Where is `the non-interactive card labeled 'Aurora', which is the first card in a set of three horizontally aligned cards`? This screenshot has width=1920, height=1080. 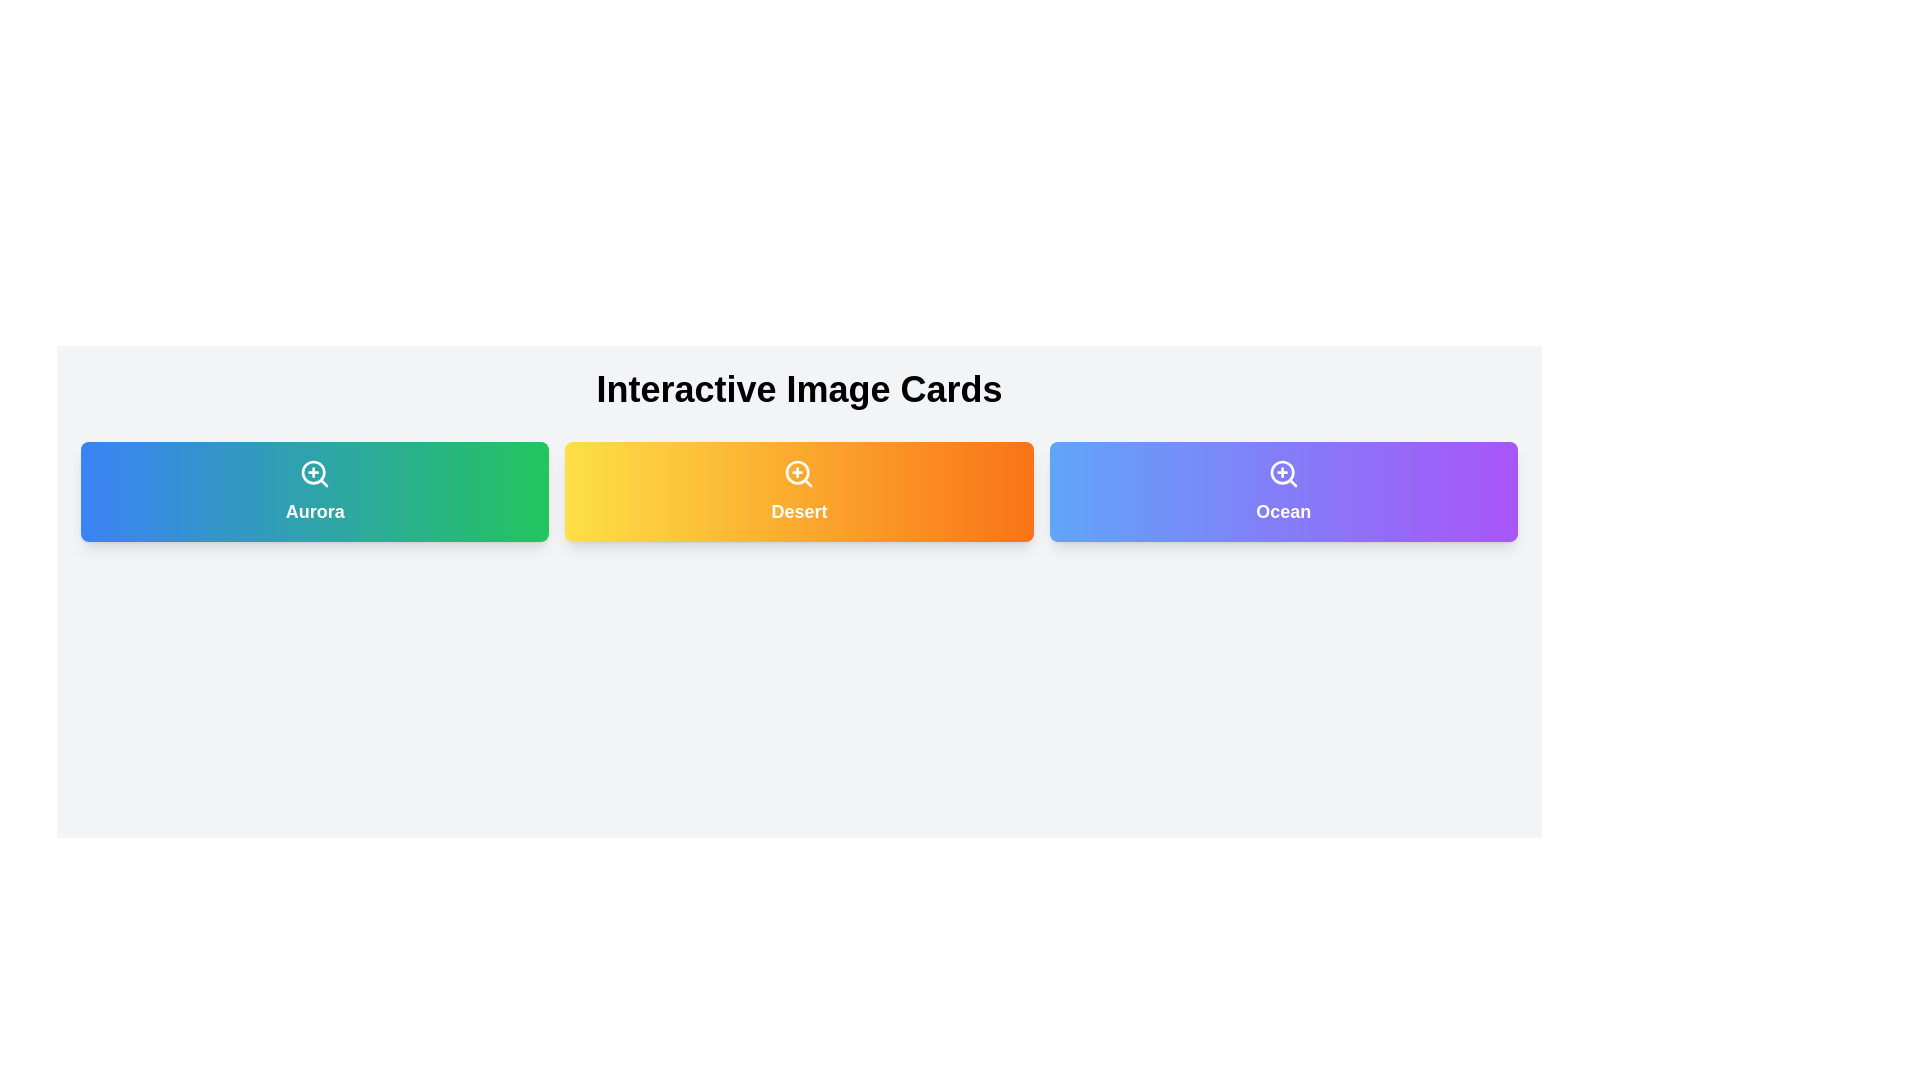 the non-interactive card labeled 'Aurora', which is the first card in a set of three horizontally aligned cards is located at coordinates (314, 492).